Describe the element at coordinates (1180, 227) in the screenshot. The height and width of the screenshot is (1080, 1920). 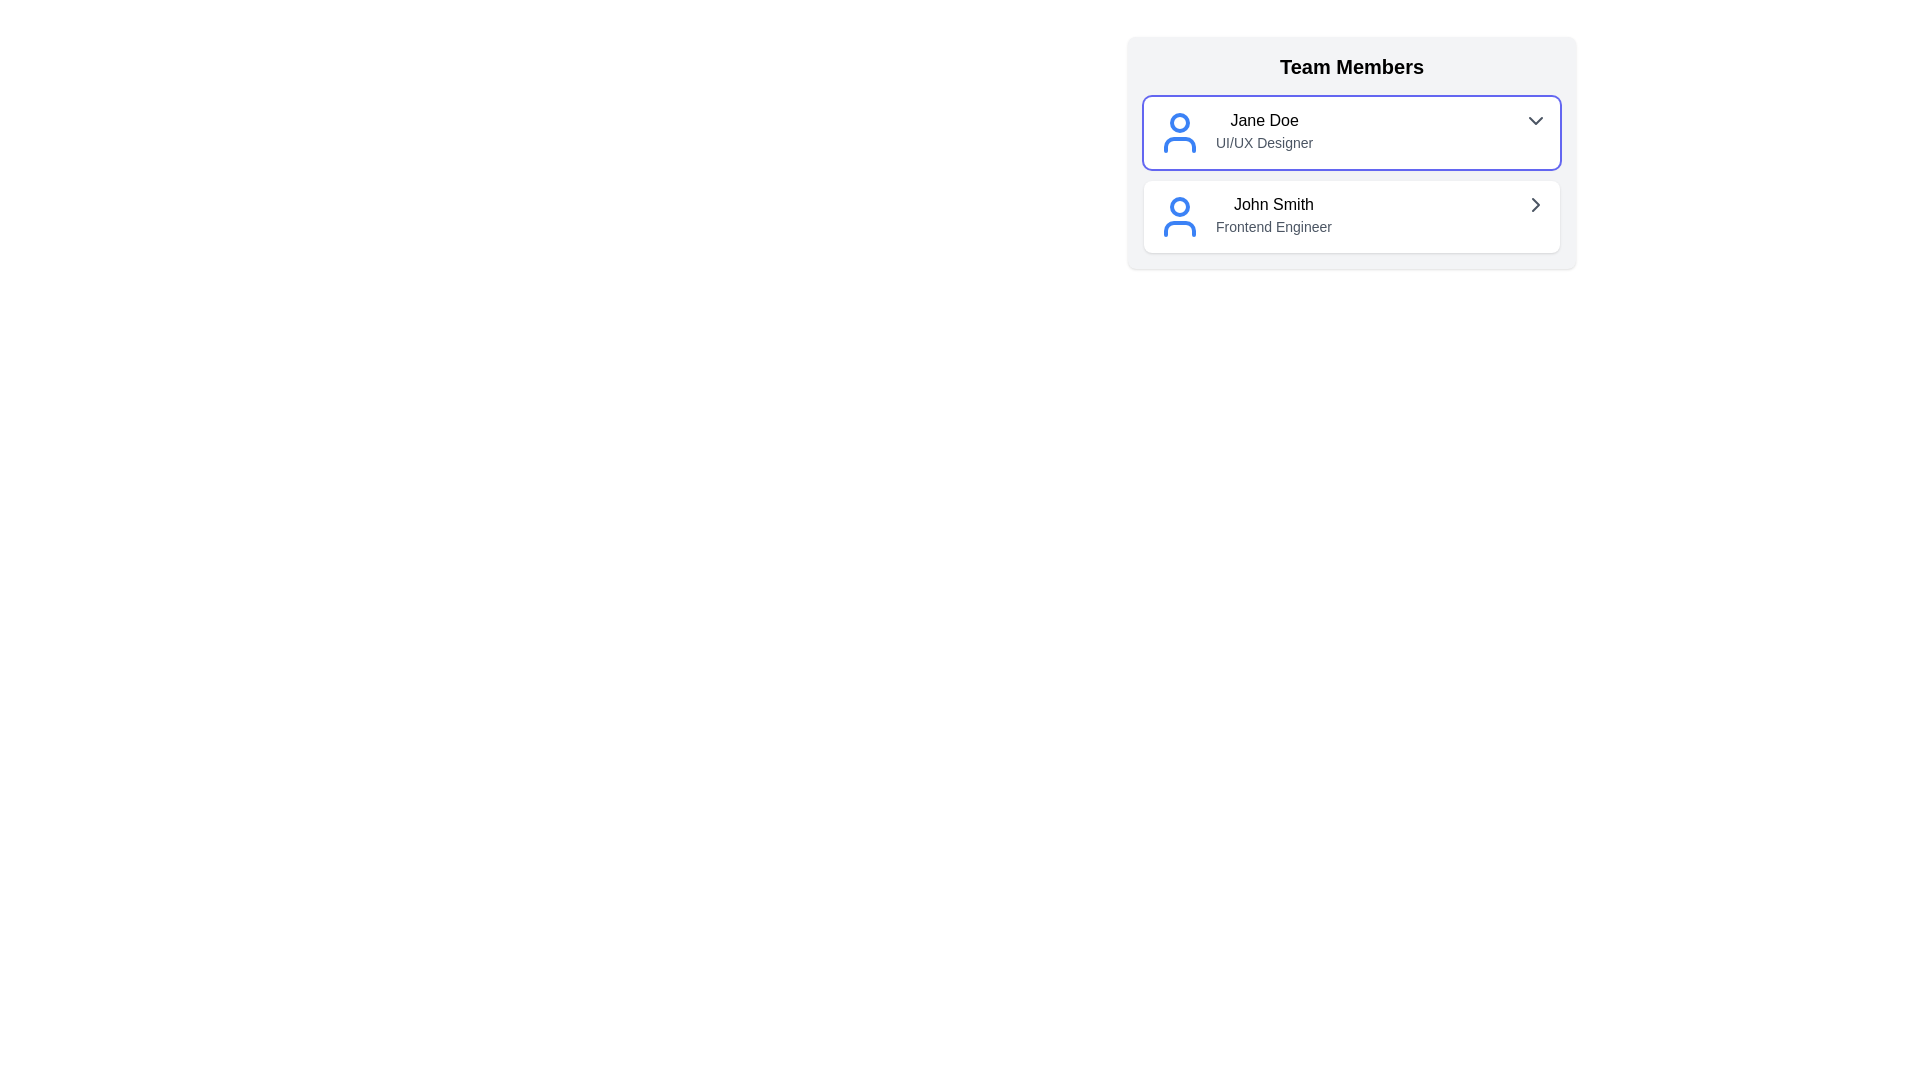
I see `the lower curved line of the user profile icon located at the left side of the card listing team member John Smith` at that location.